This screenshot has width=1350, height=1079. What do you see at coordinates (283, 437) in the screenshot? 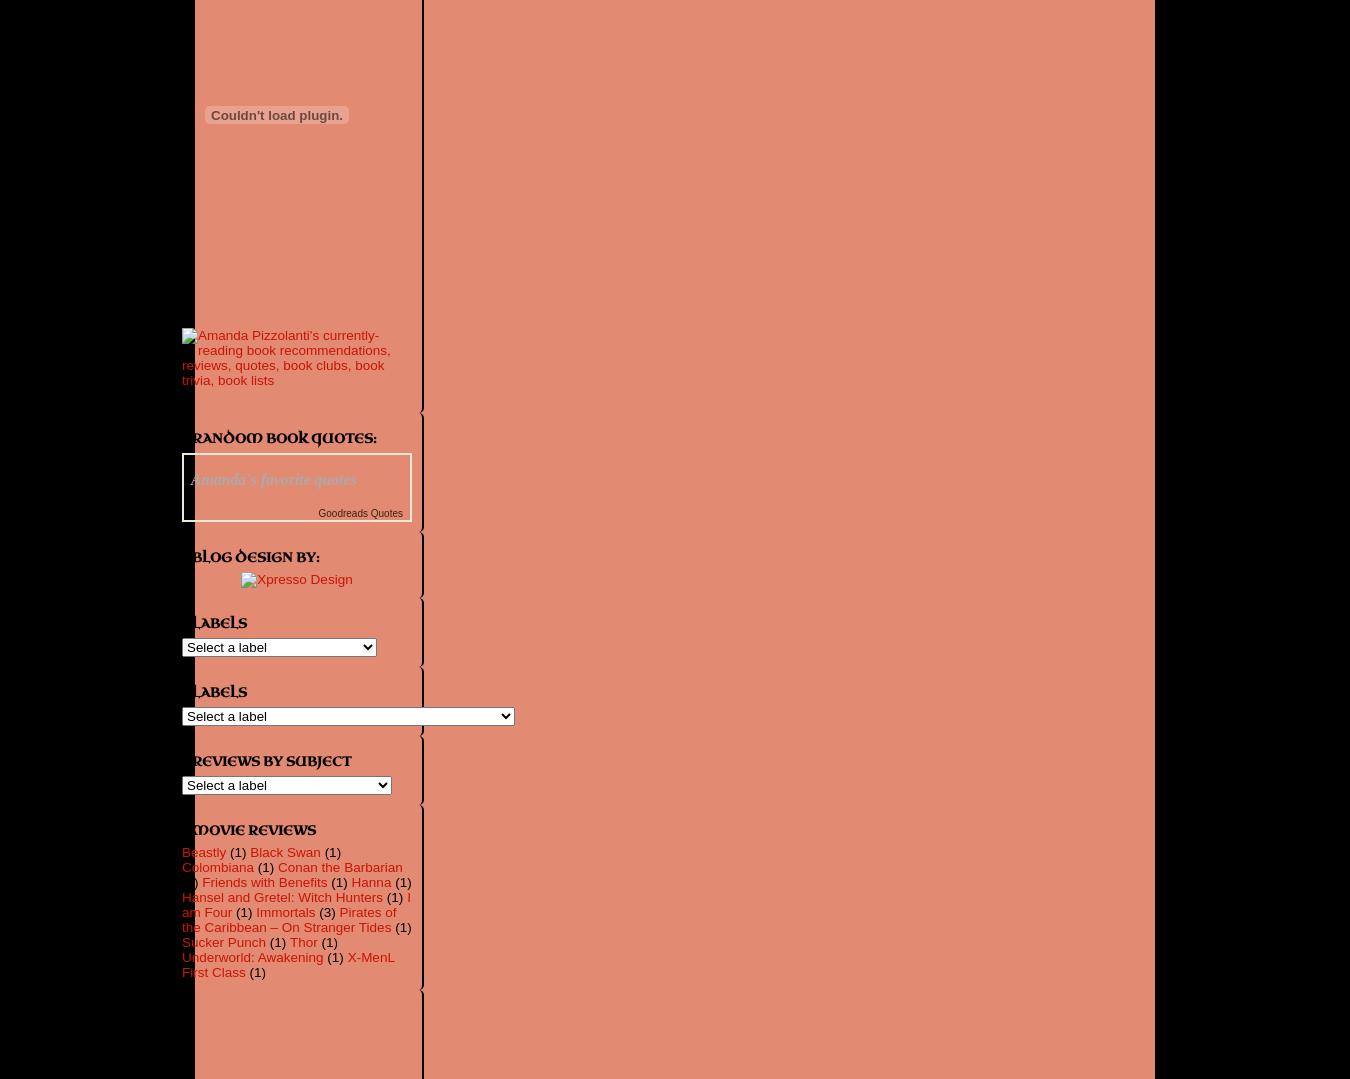
I see `'Random Book Quotes:'` at bounding box center [283, 437].